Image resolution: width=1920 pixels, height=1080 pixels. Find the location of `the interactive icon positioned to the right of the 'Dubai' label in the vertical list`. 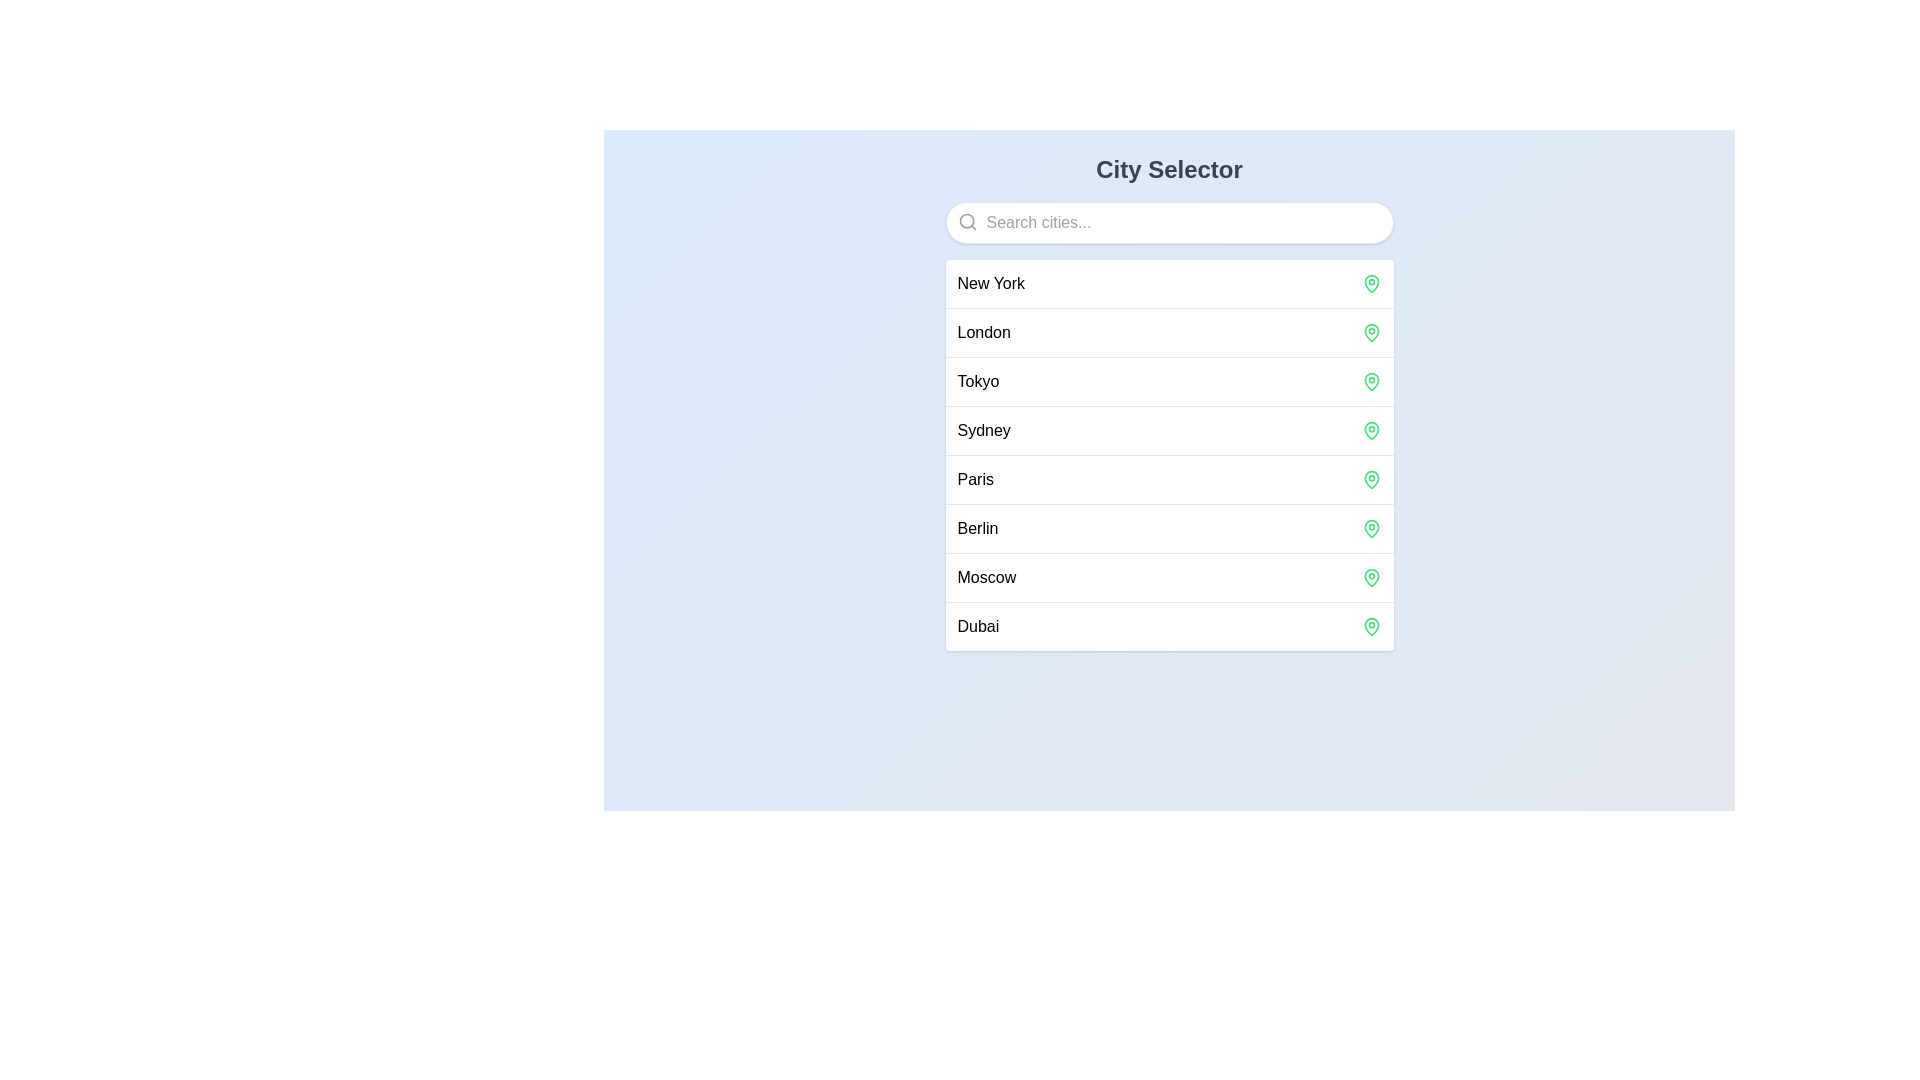

the interactive icon positioned to the right of the 'Dubai' label in the vertical list is located at coordinates (1370, 626).